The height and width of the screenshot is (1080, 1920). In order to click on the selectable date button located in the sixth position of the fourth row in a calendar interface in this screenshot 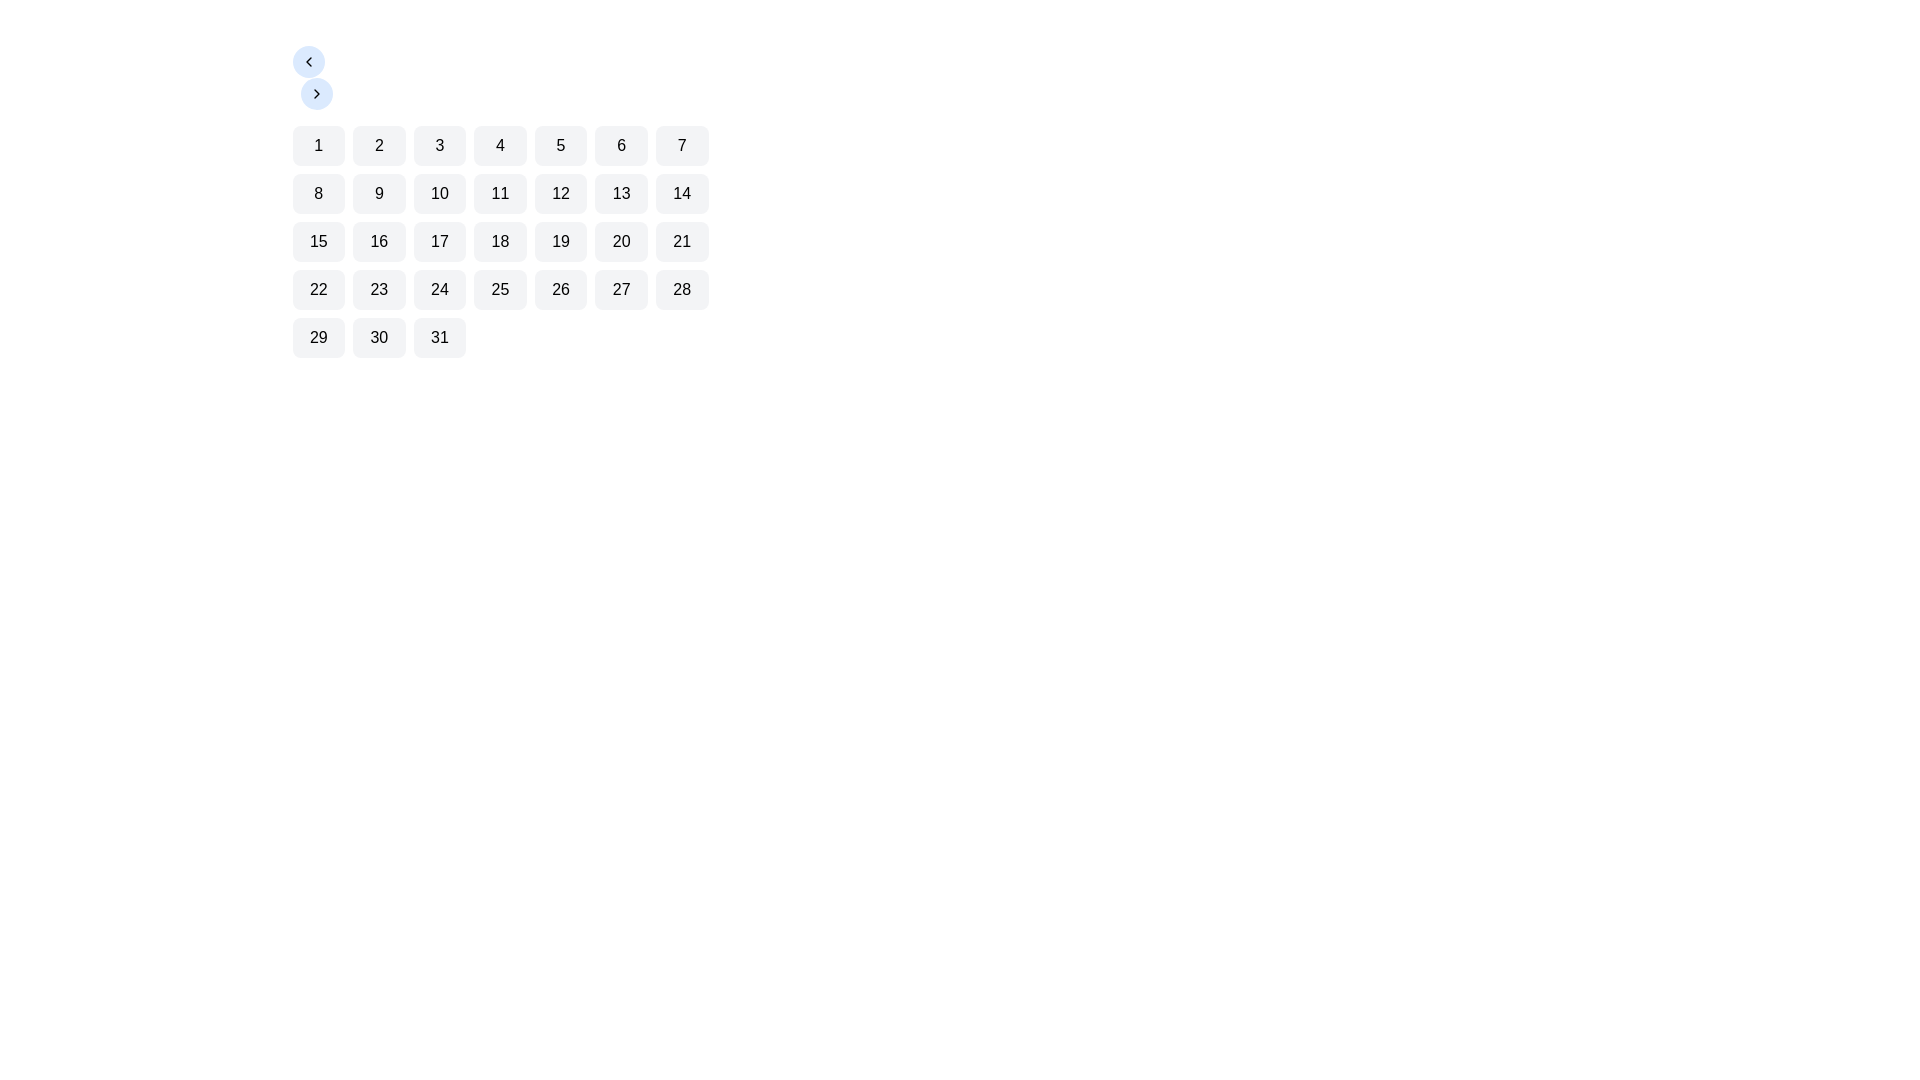, I will do `click(560, 289)`.